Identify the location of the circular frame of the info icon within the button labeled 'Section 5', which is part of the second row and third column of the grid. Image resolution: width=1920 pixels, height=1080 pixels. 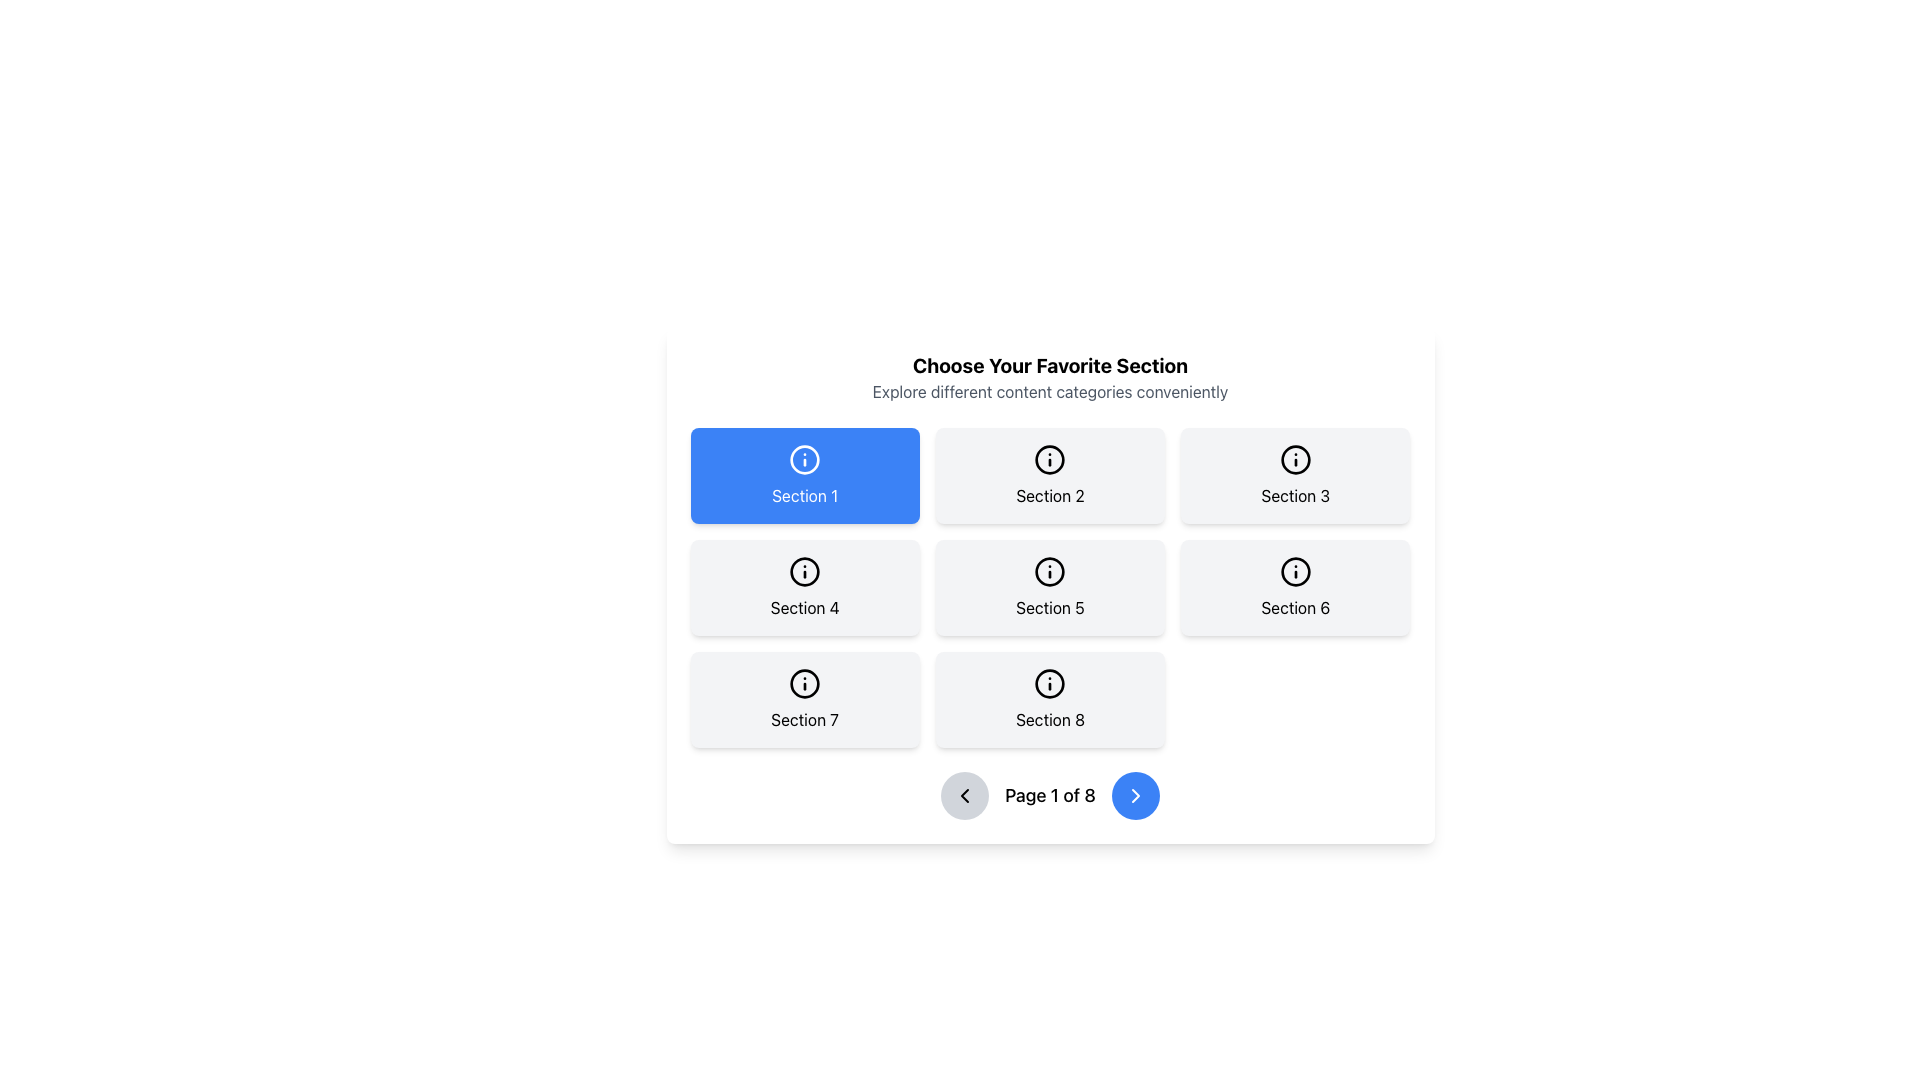
(1049, 571).